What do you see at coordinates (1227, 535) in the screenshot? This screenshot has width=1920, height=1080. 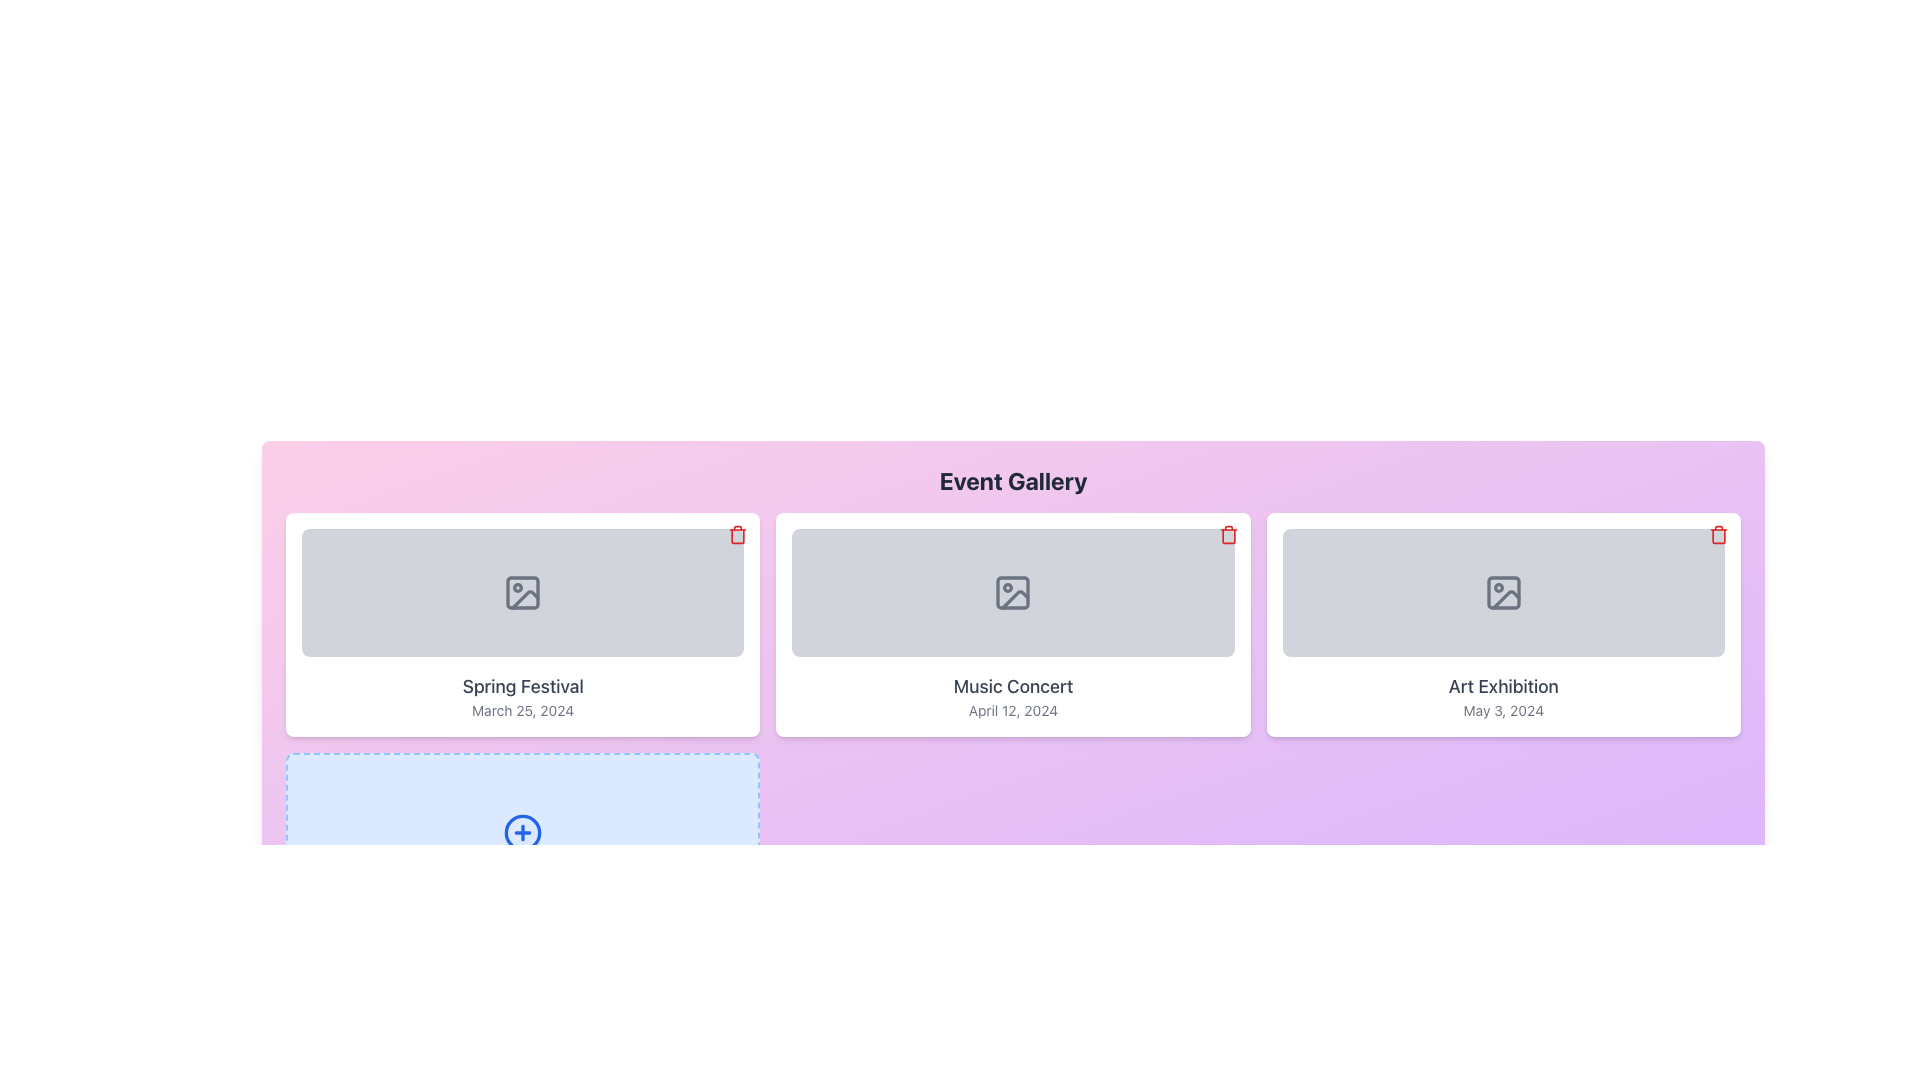 I see `the central rectangular part of the trash icon located in the top-right corner of the 'Music Concert, April 12, 2024' card` at bounding box center [1227, 535].